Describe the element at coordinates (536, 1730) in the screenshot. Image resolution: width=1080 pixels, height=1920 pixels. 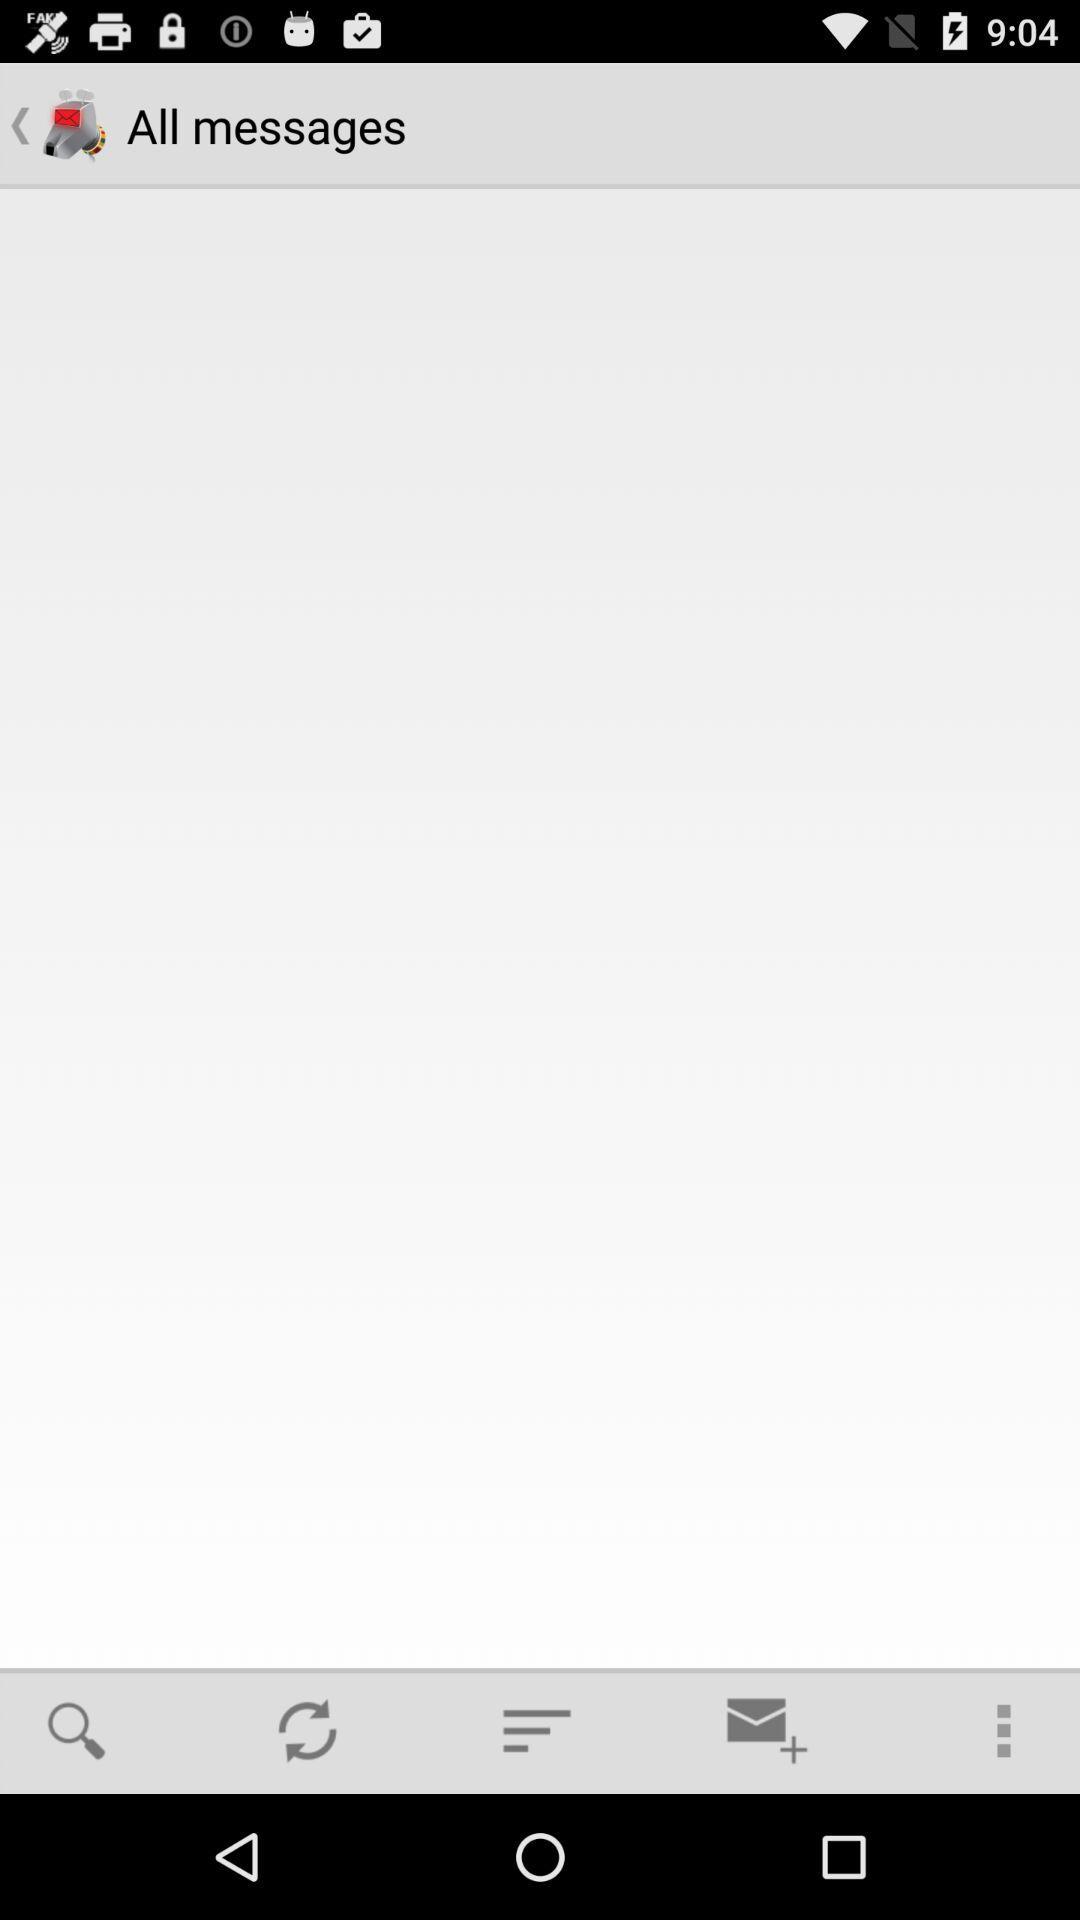
I see `the item at the bottom` at that location.